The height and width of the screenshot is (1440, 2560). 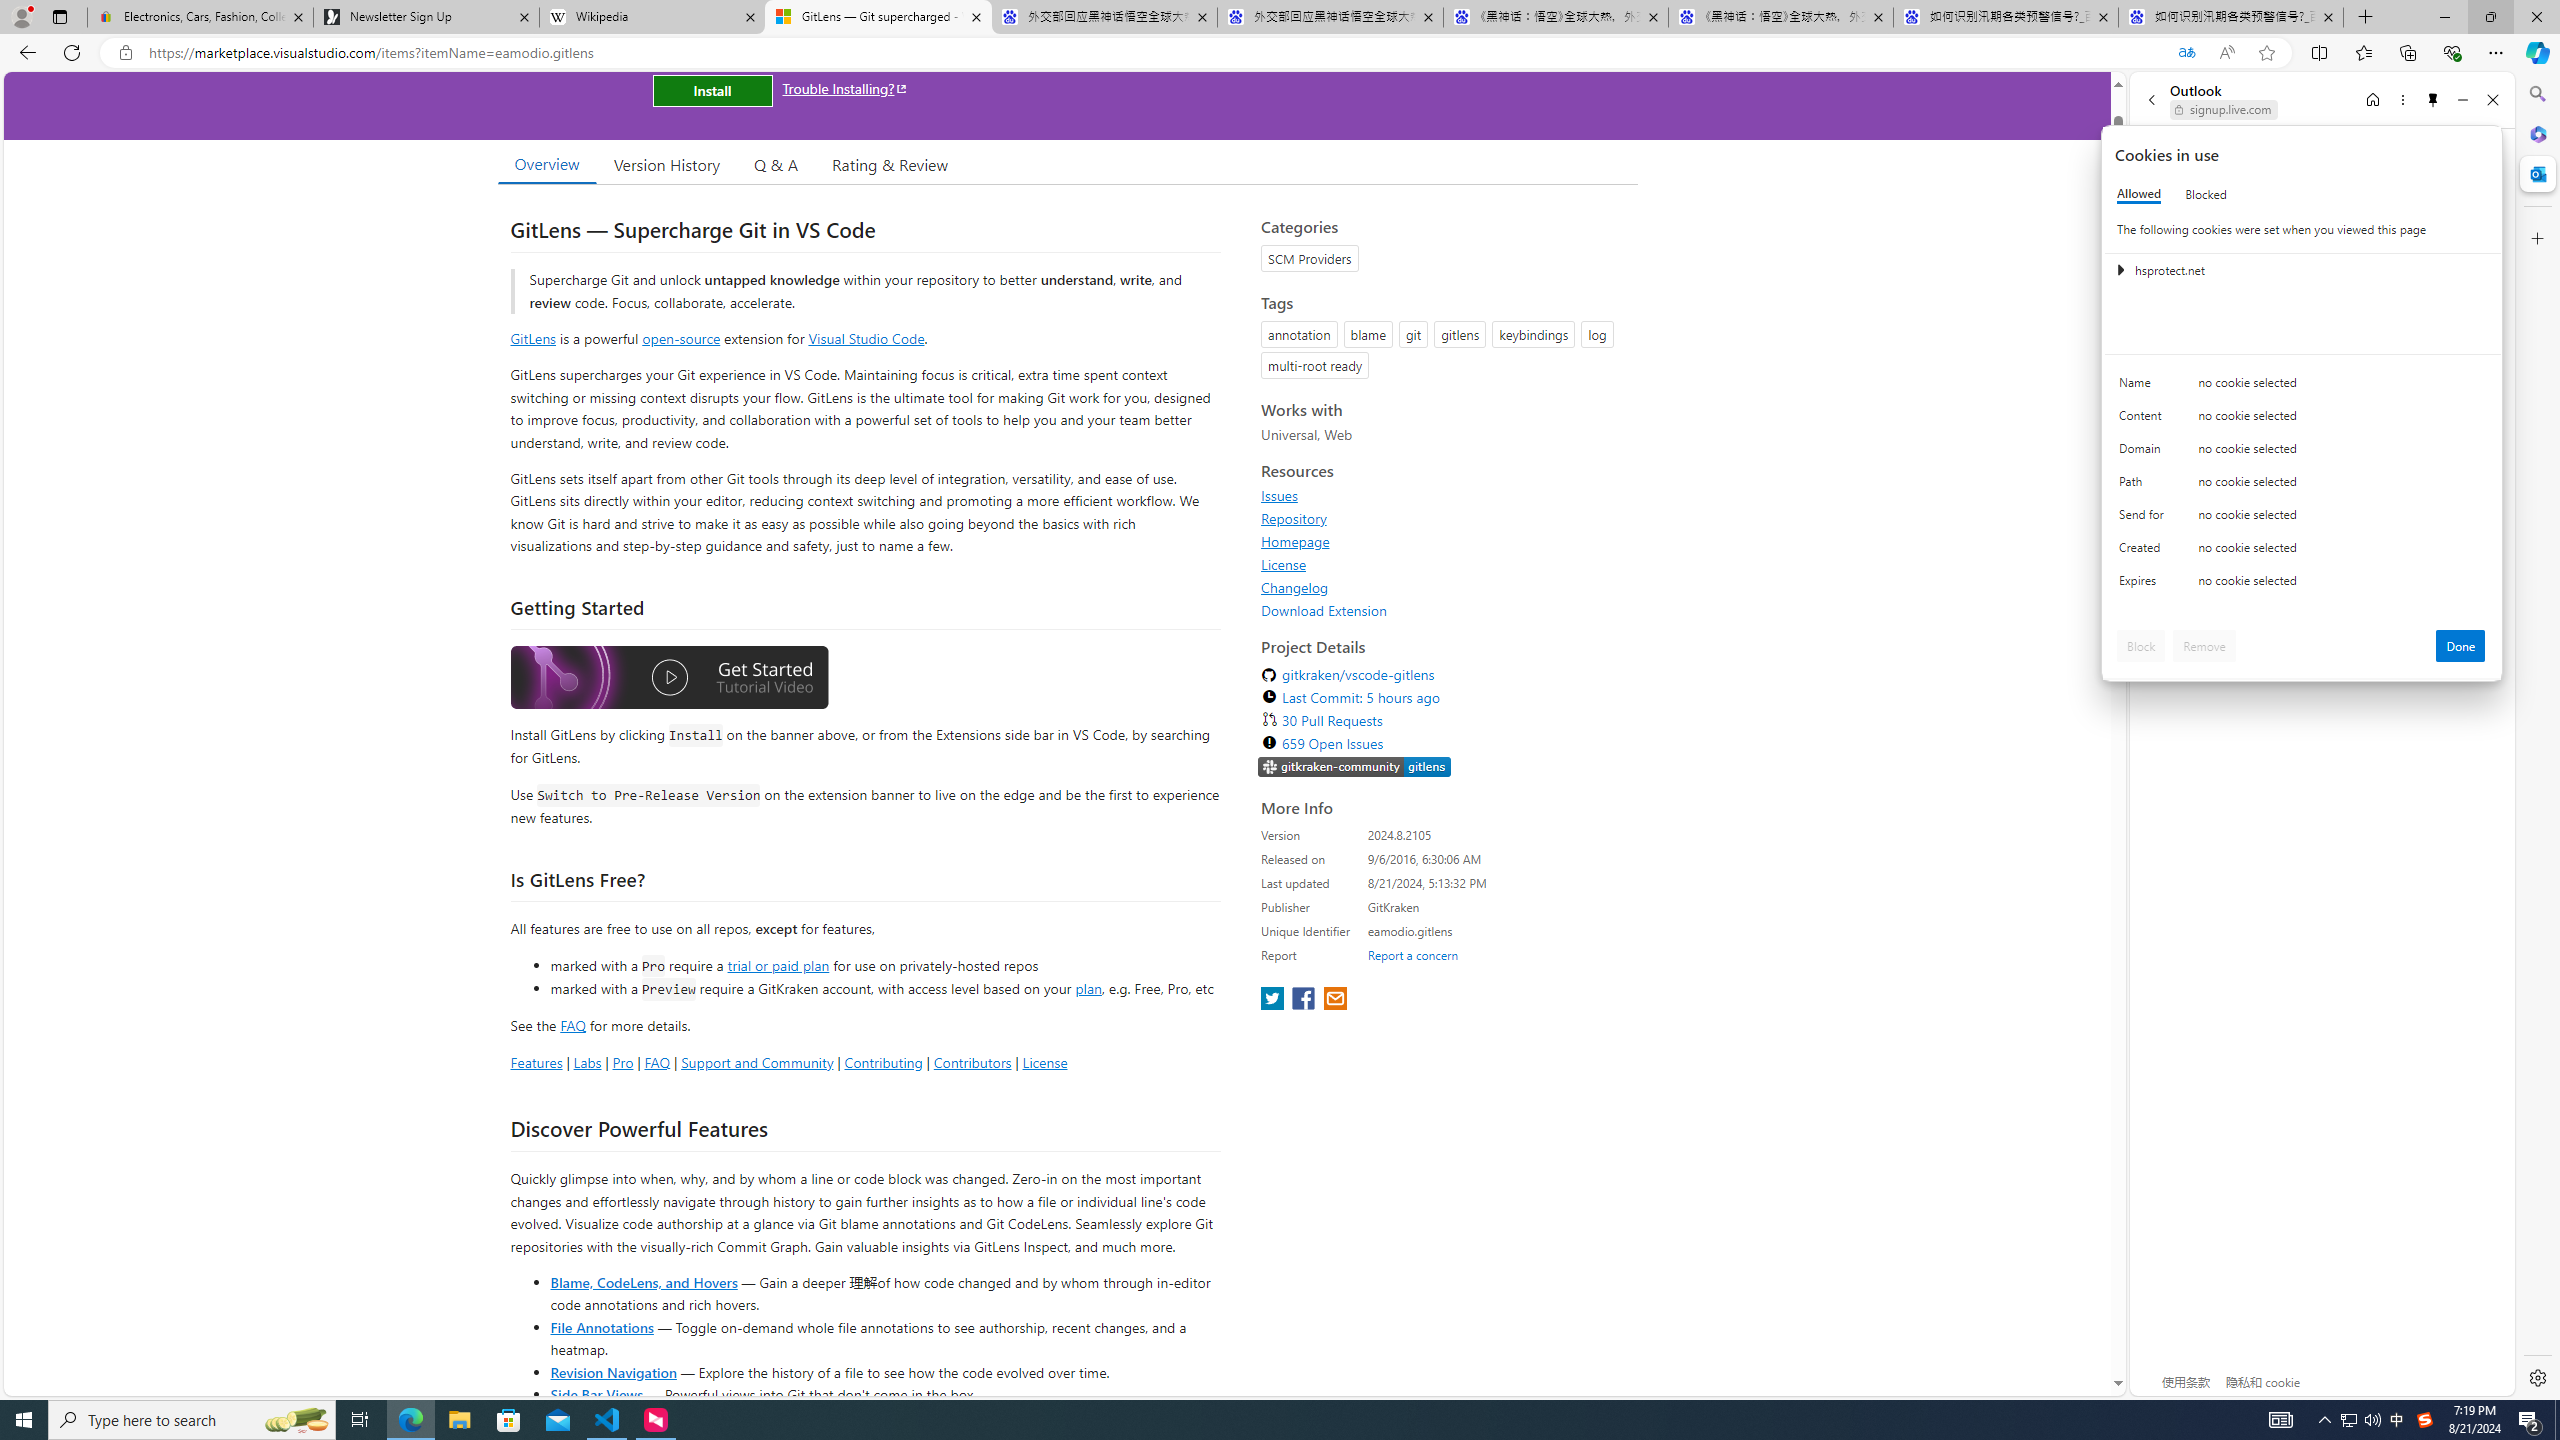 What do you see at coordinates (2144, 420) in the screenshot?
I see `'Content'` at bounding box center [2144, 420].